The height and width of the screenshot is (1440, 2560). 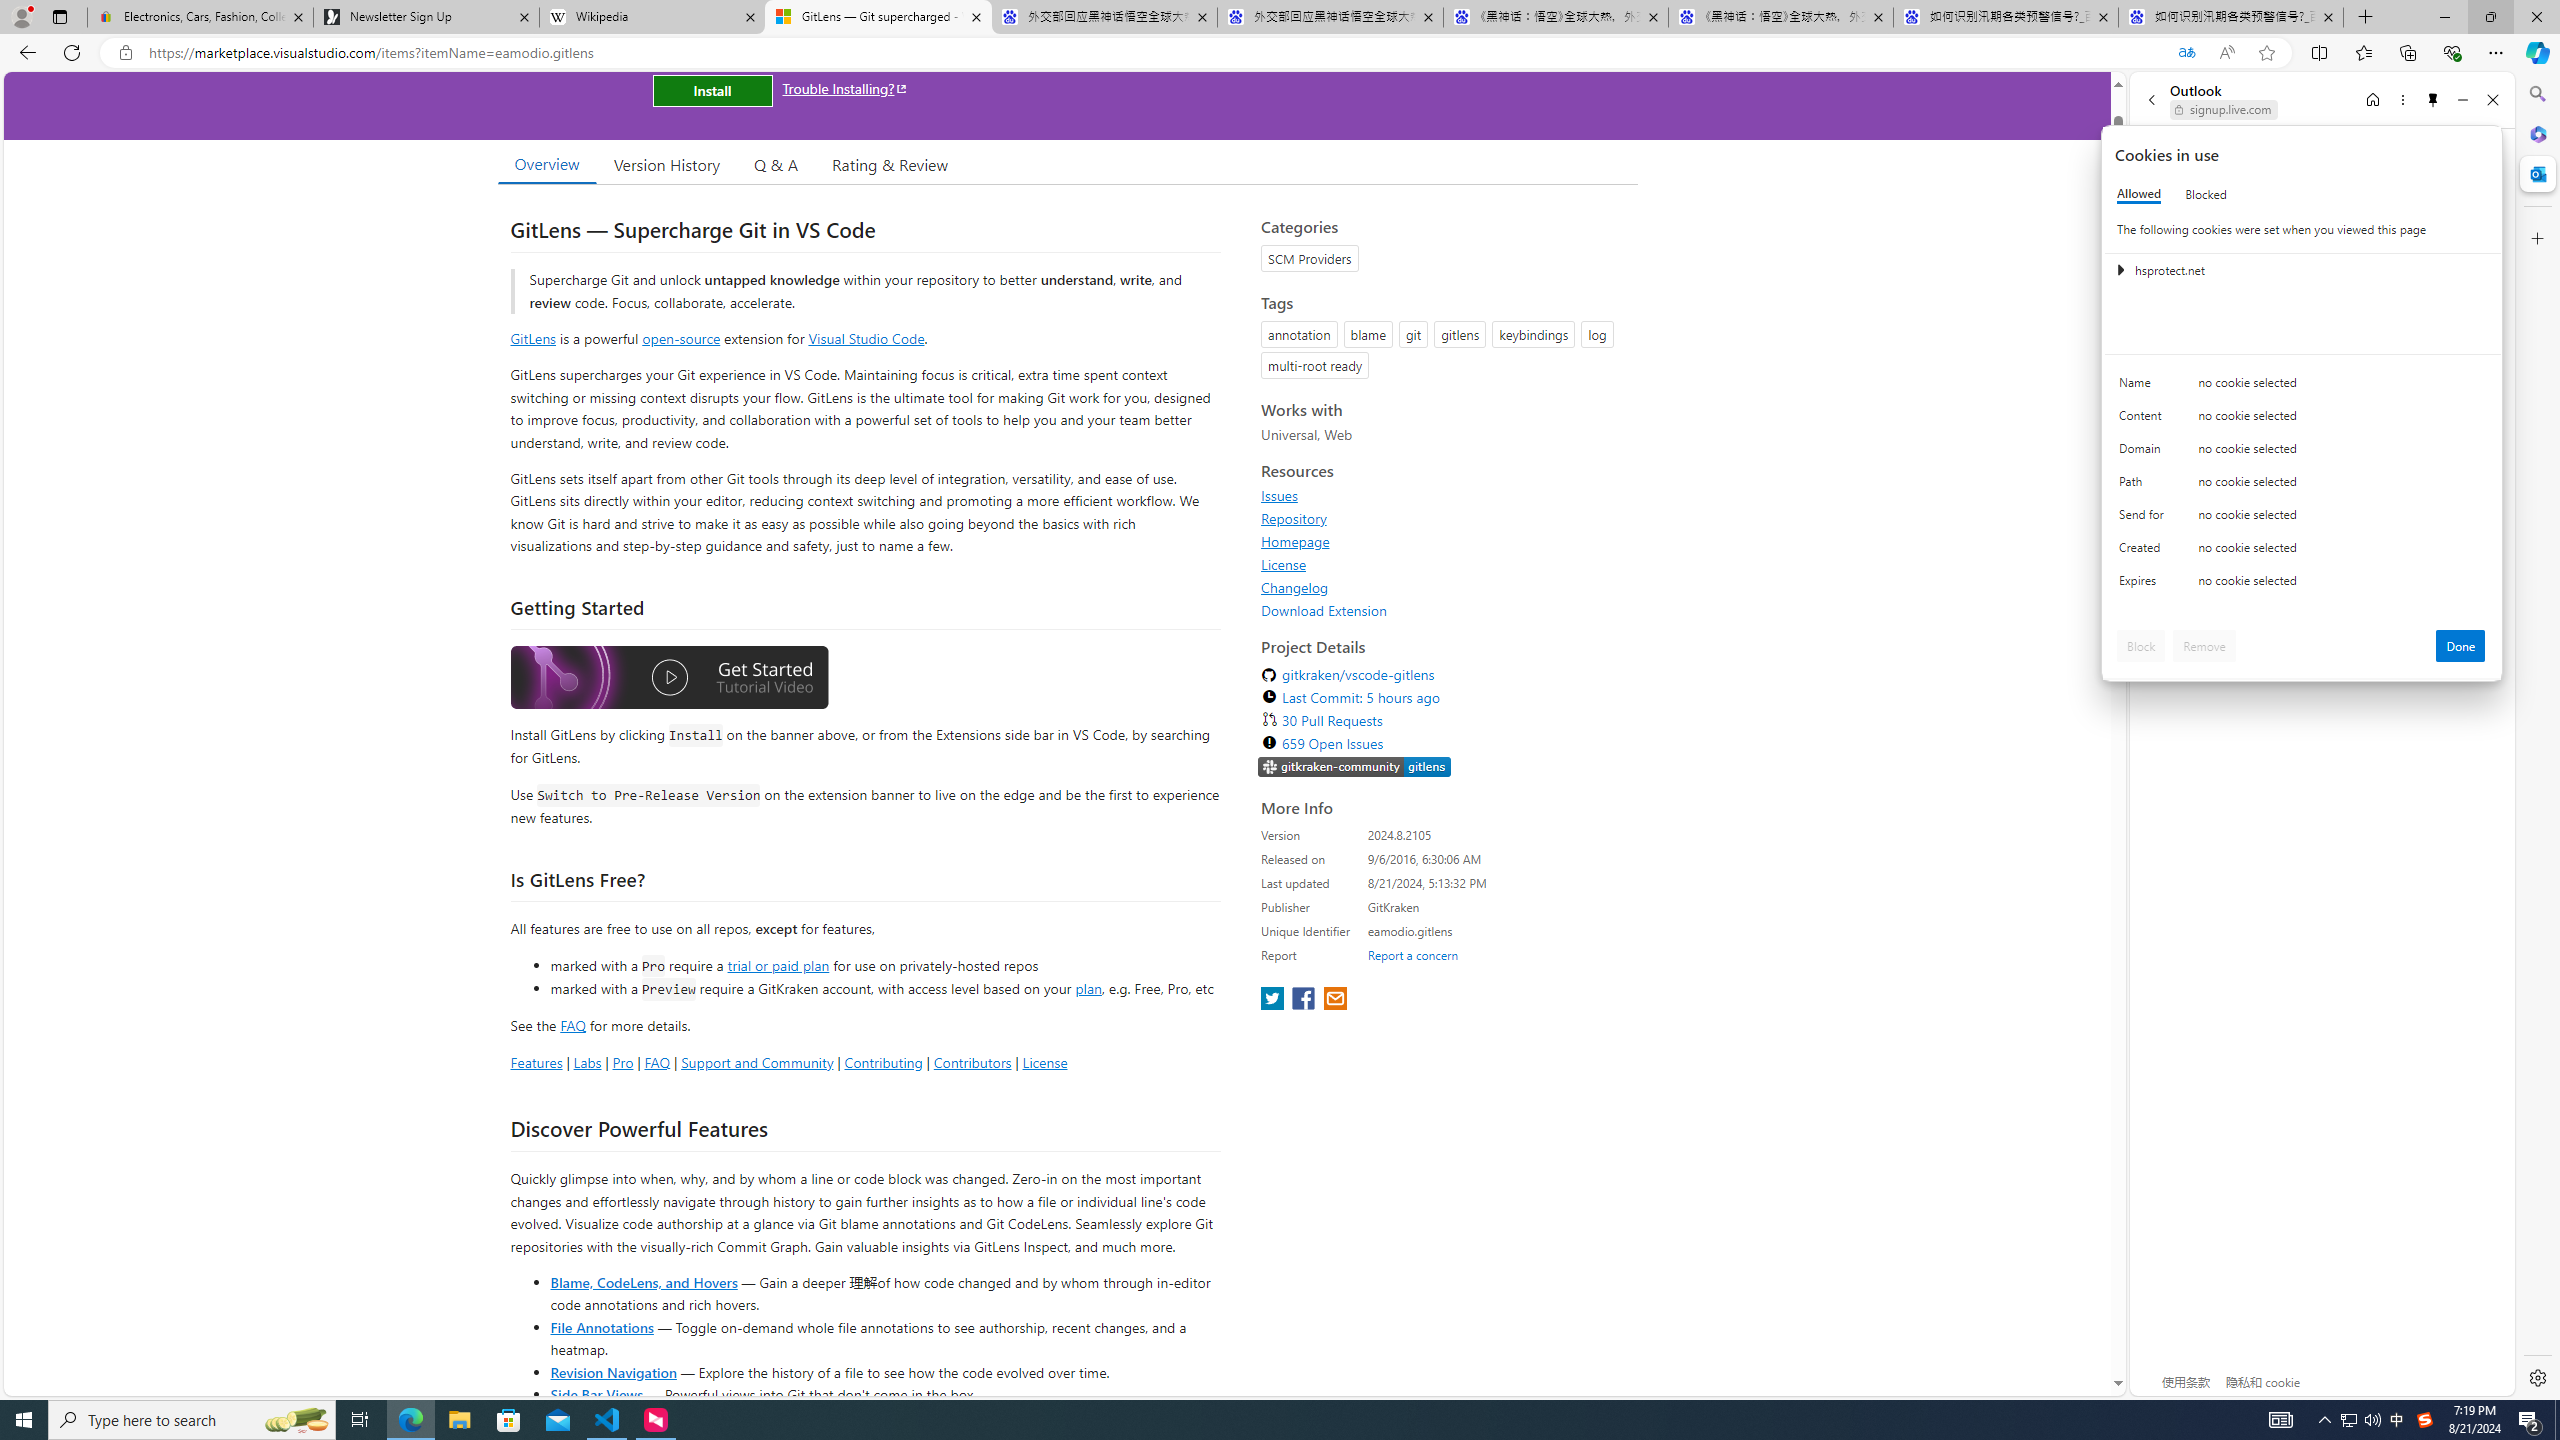 What do you see at coordinates (2144, 420) in the screenshot?
I see `'Content'` at bounding box center [2144, 420].